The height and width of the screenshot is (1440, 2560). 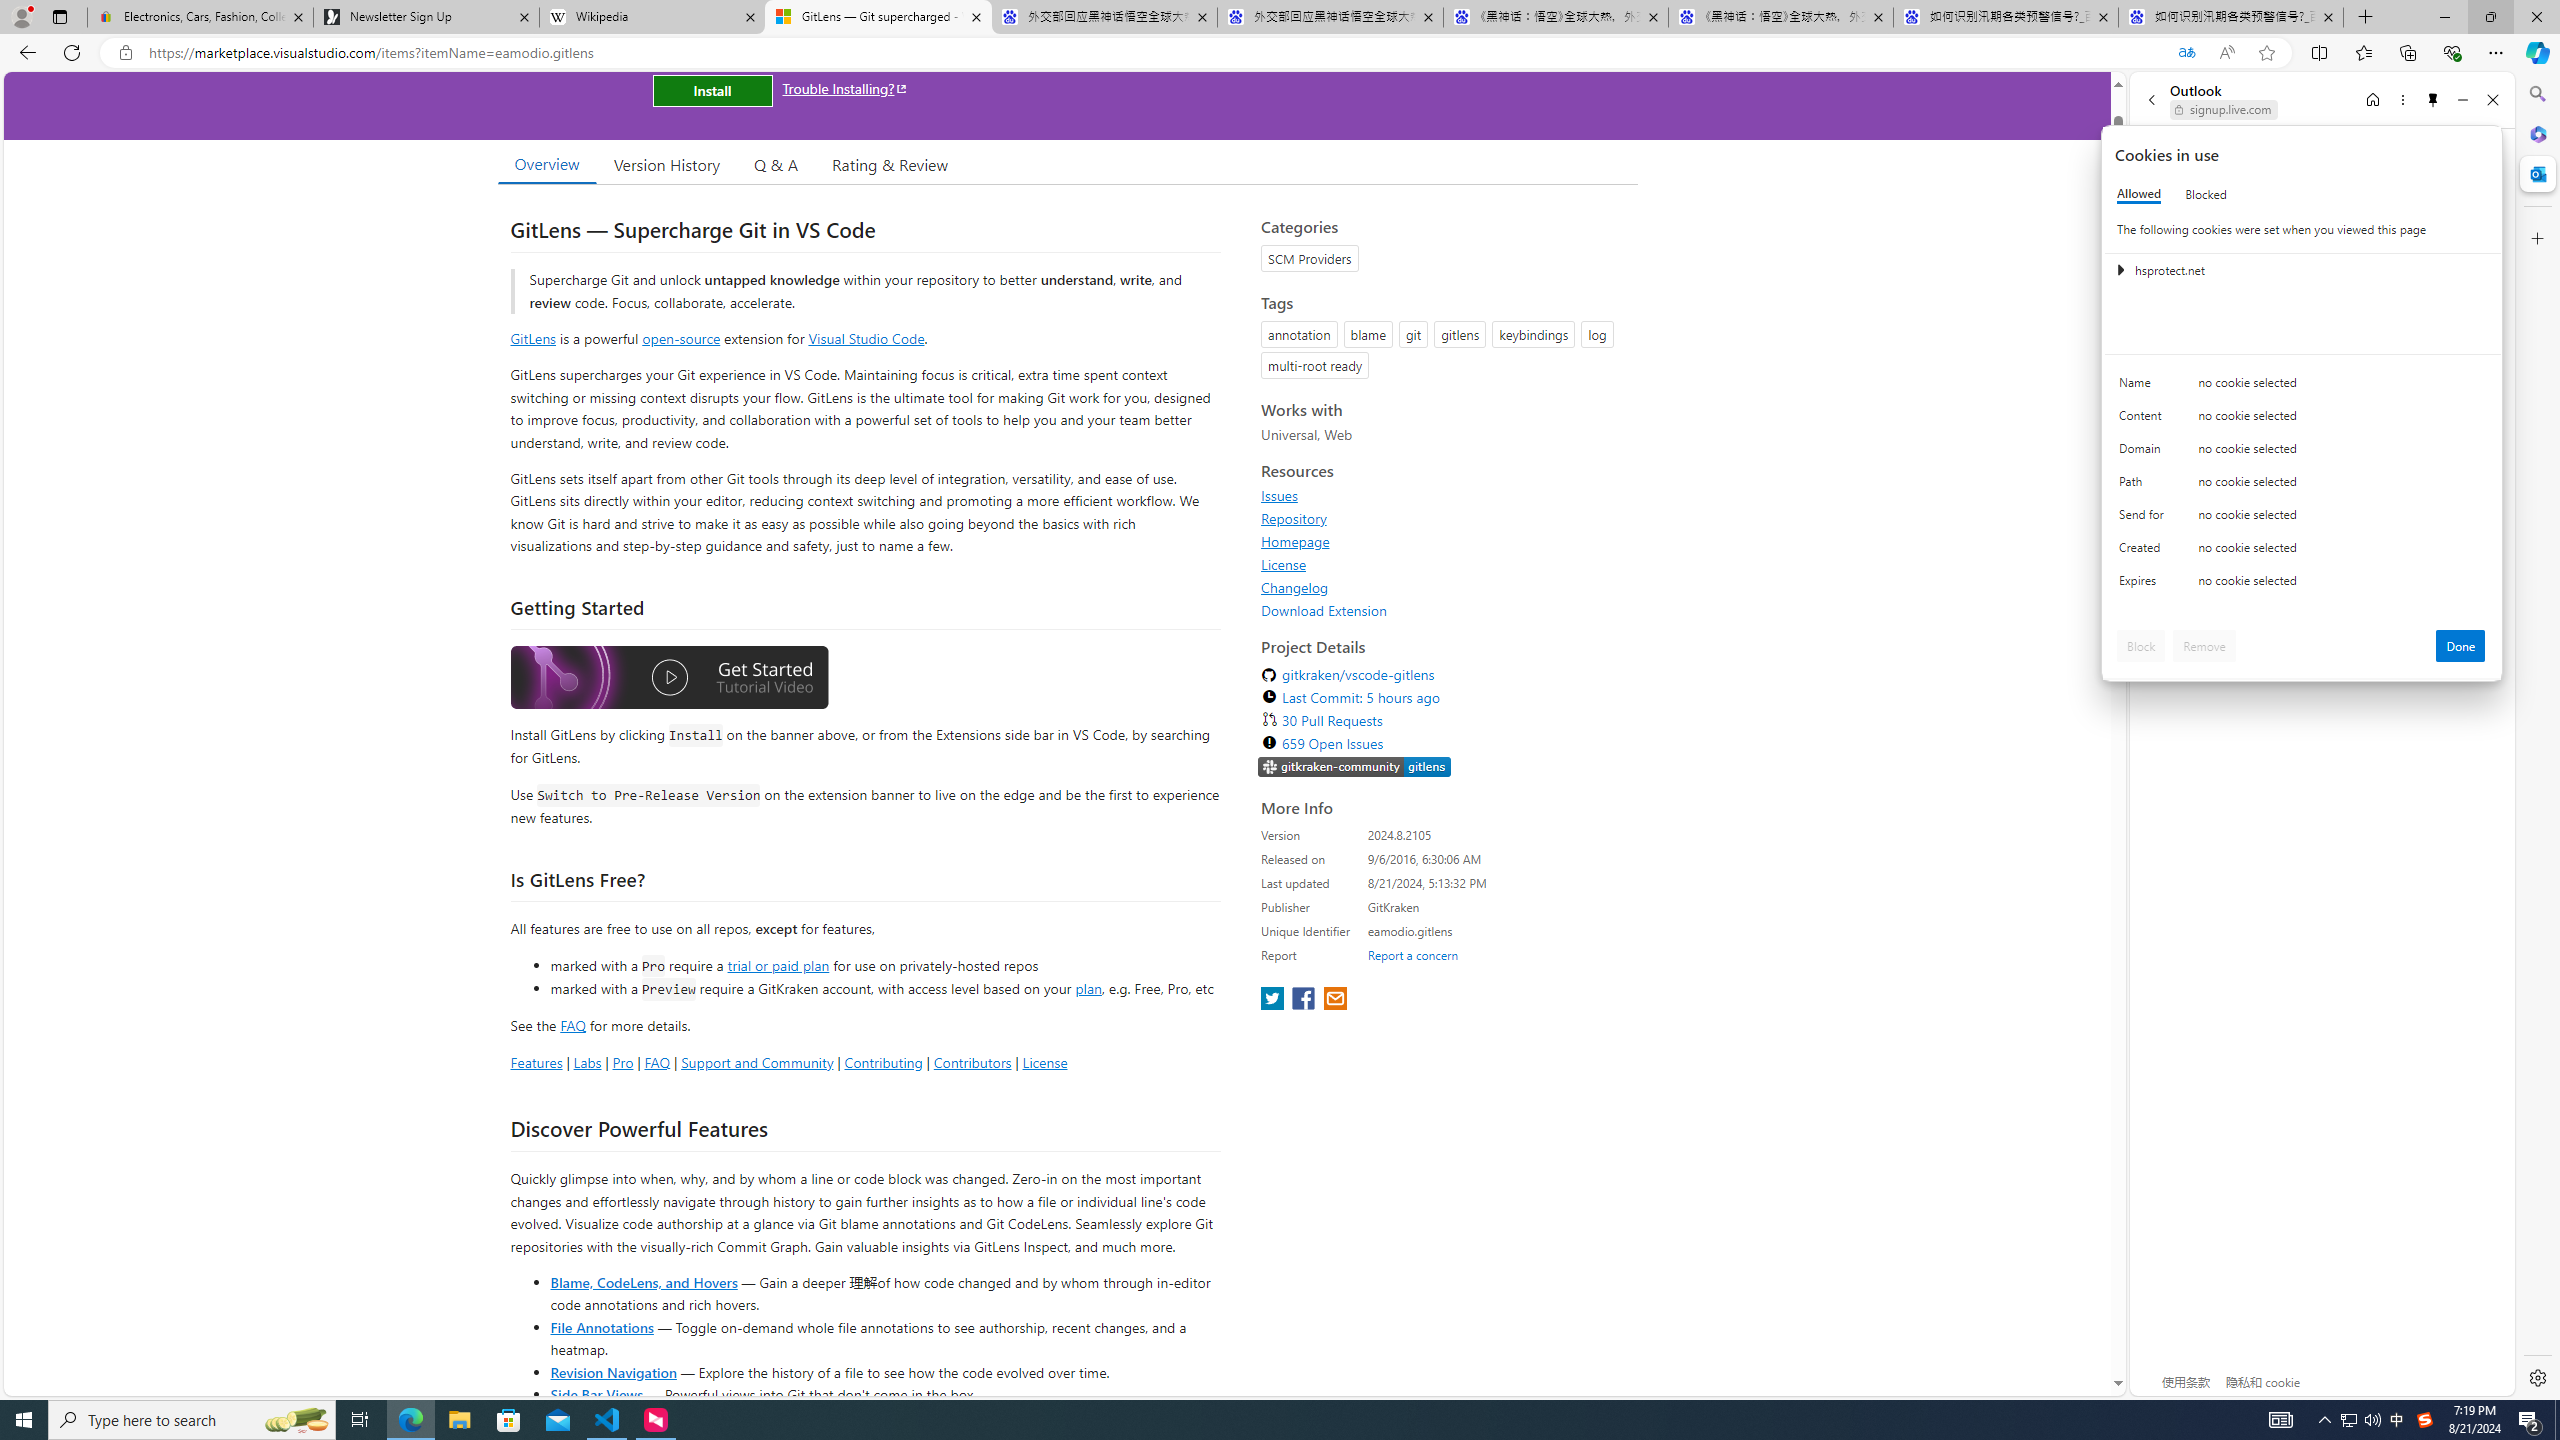 What do you see at coordinates (2144, 420) in the screenshot?
I see `'Content'` at bounding box center [2144, 420].